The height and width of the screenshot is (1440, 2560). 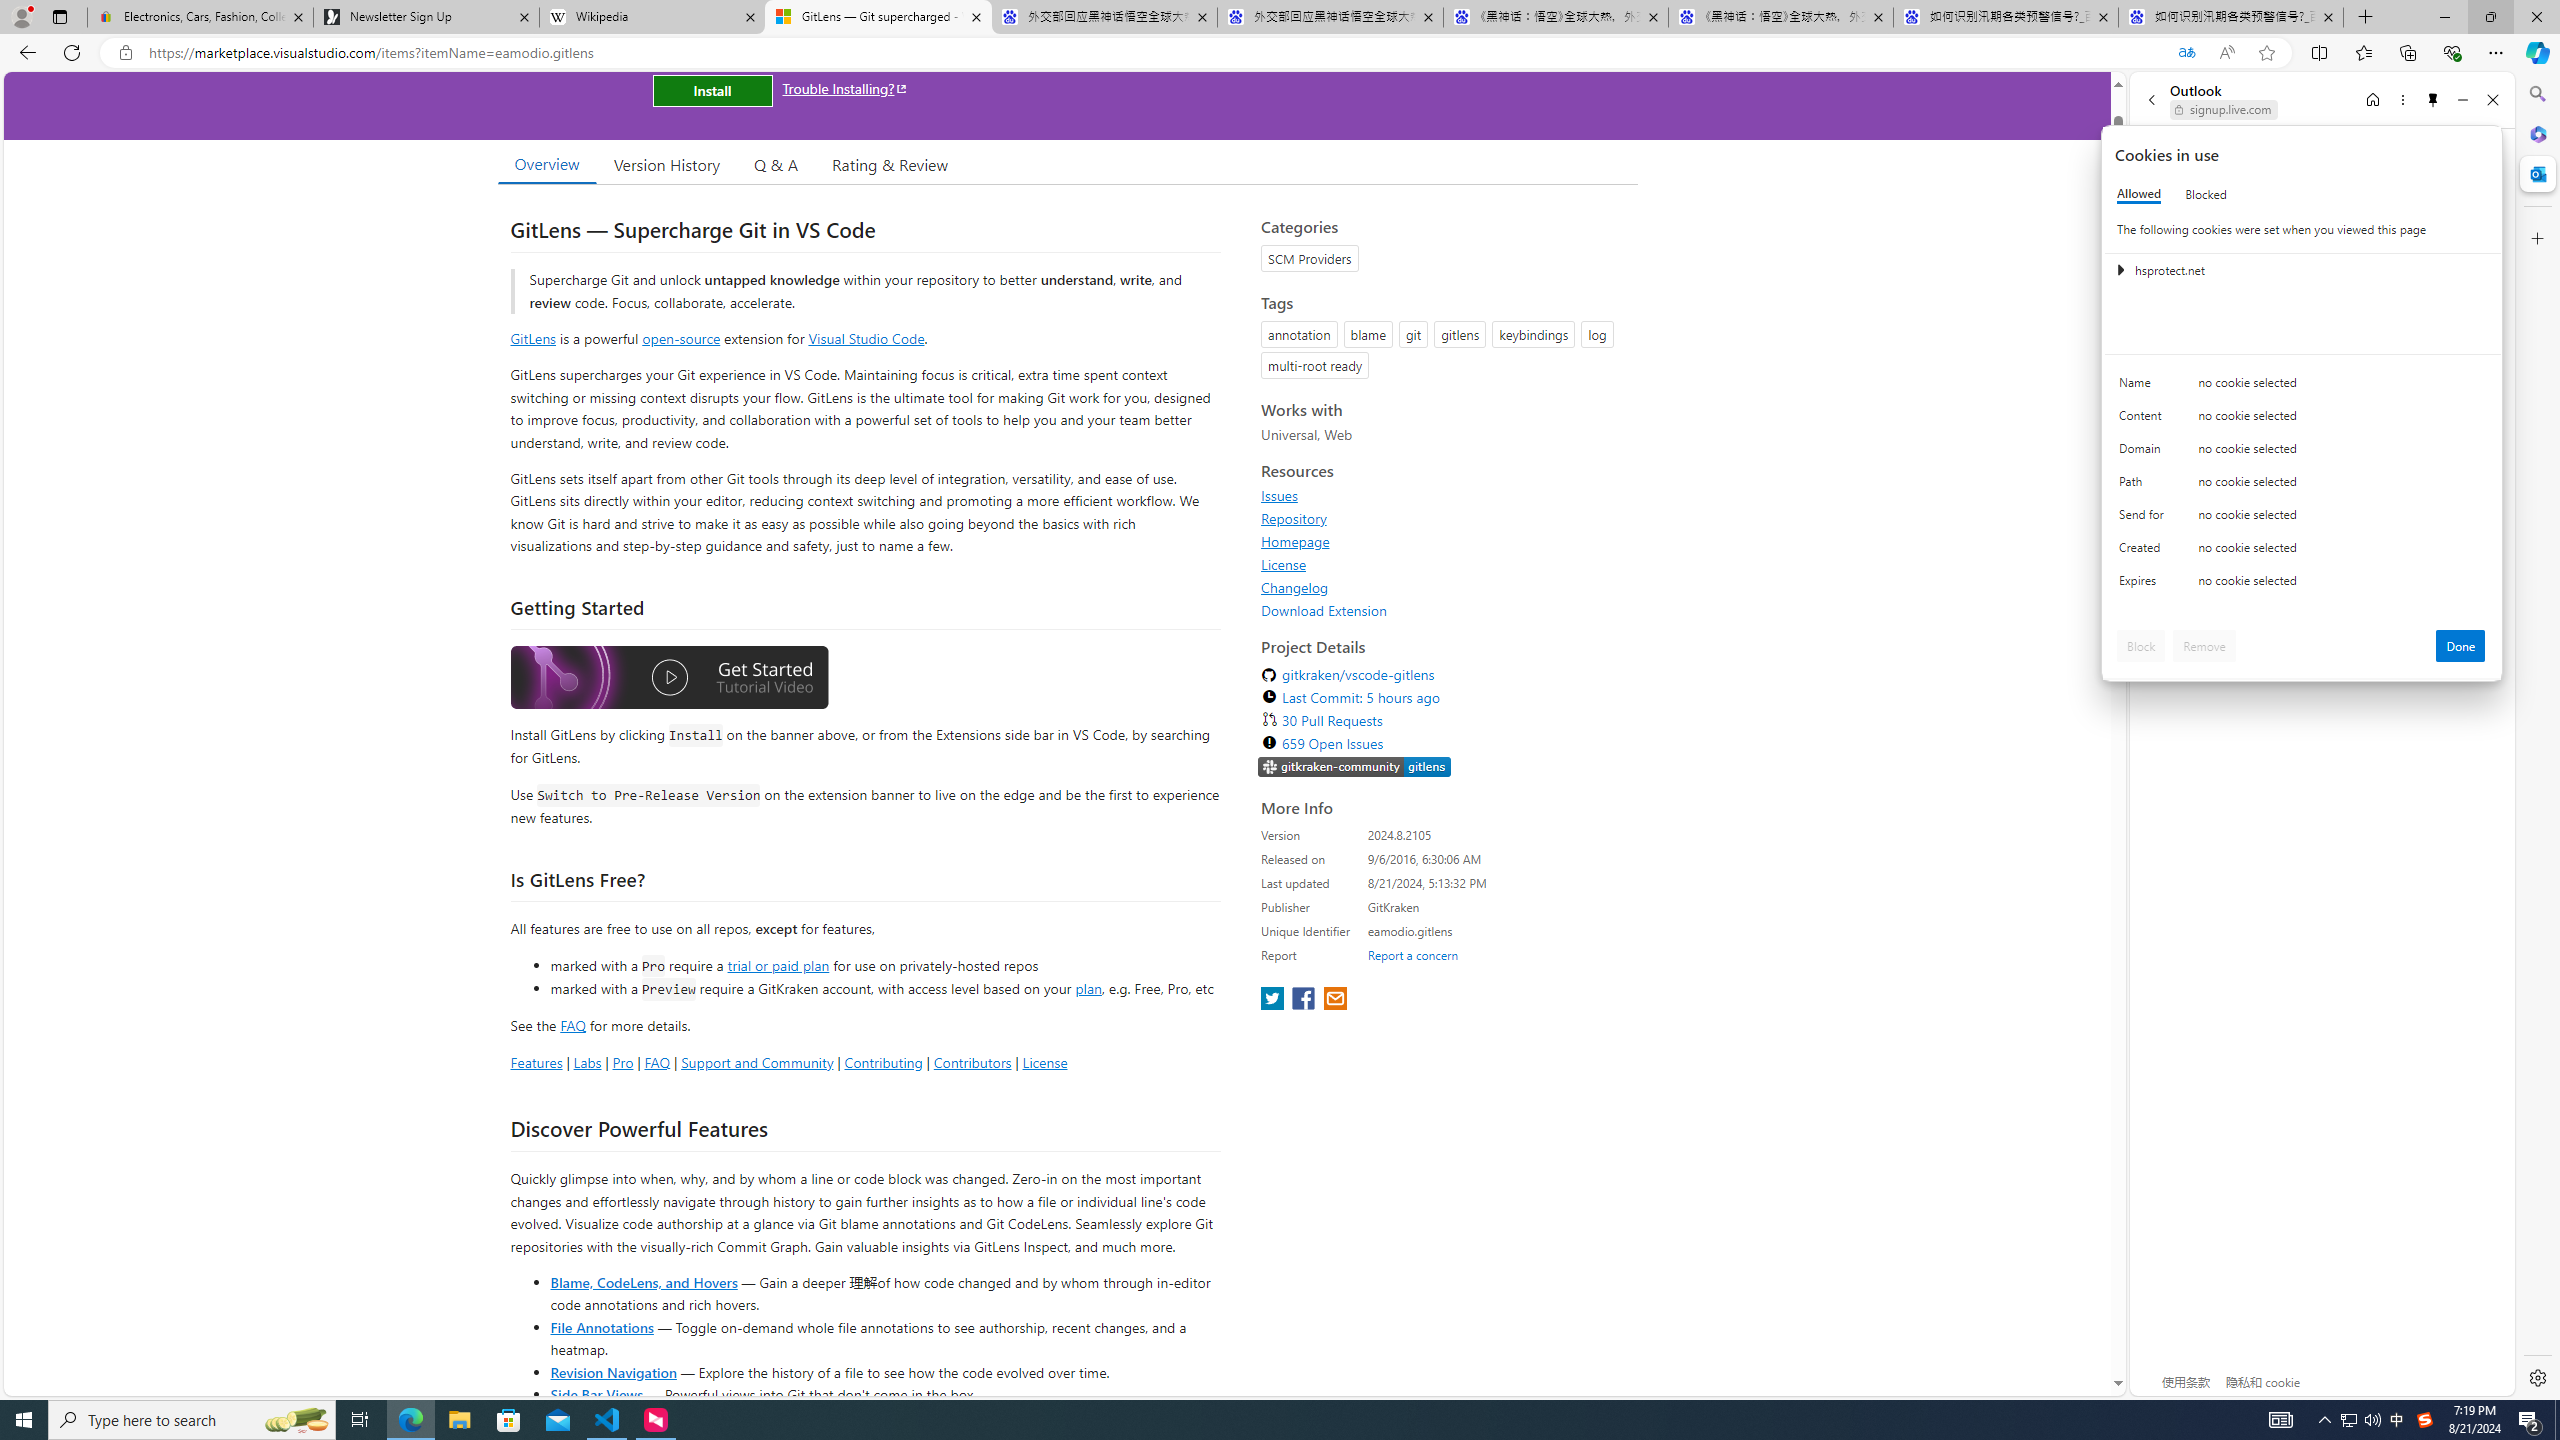 What do you see at coordinates (2144, 420) in the screenshot?
I see `'Content'` at bounding box center [2144, 420].